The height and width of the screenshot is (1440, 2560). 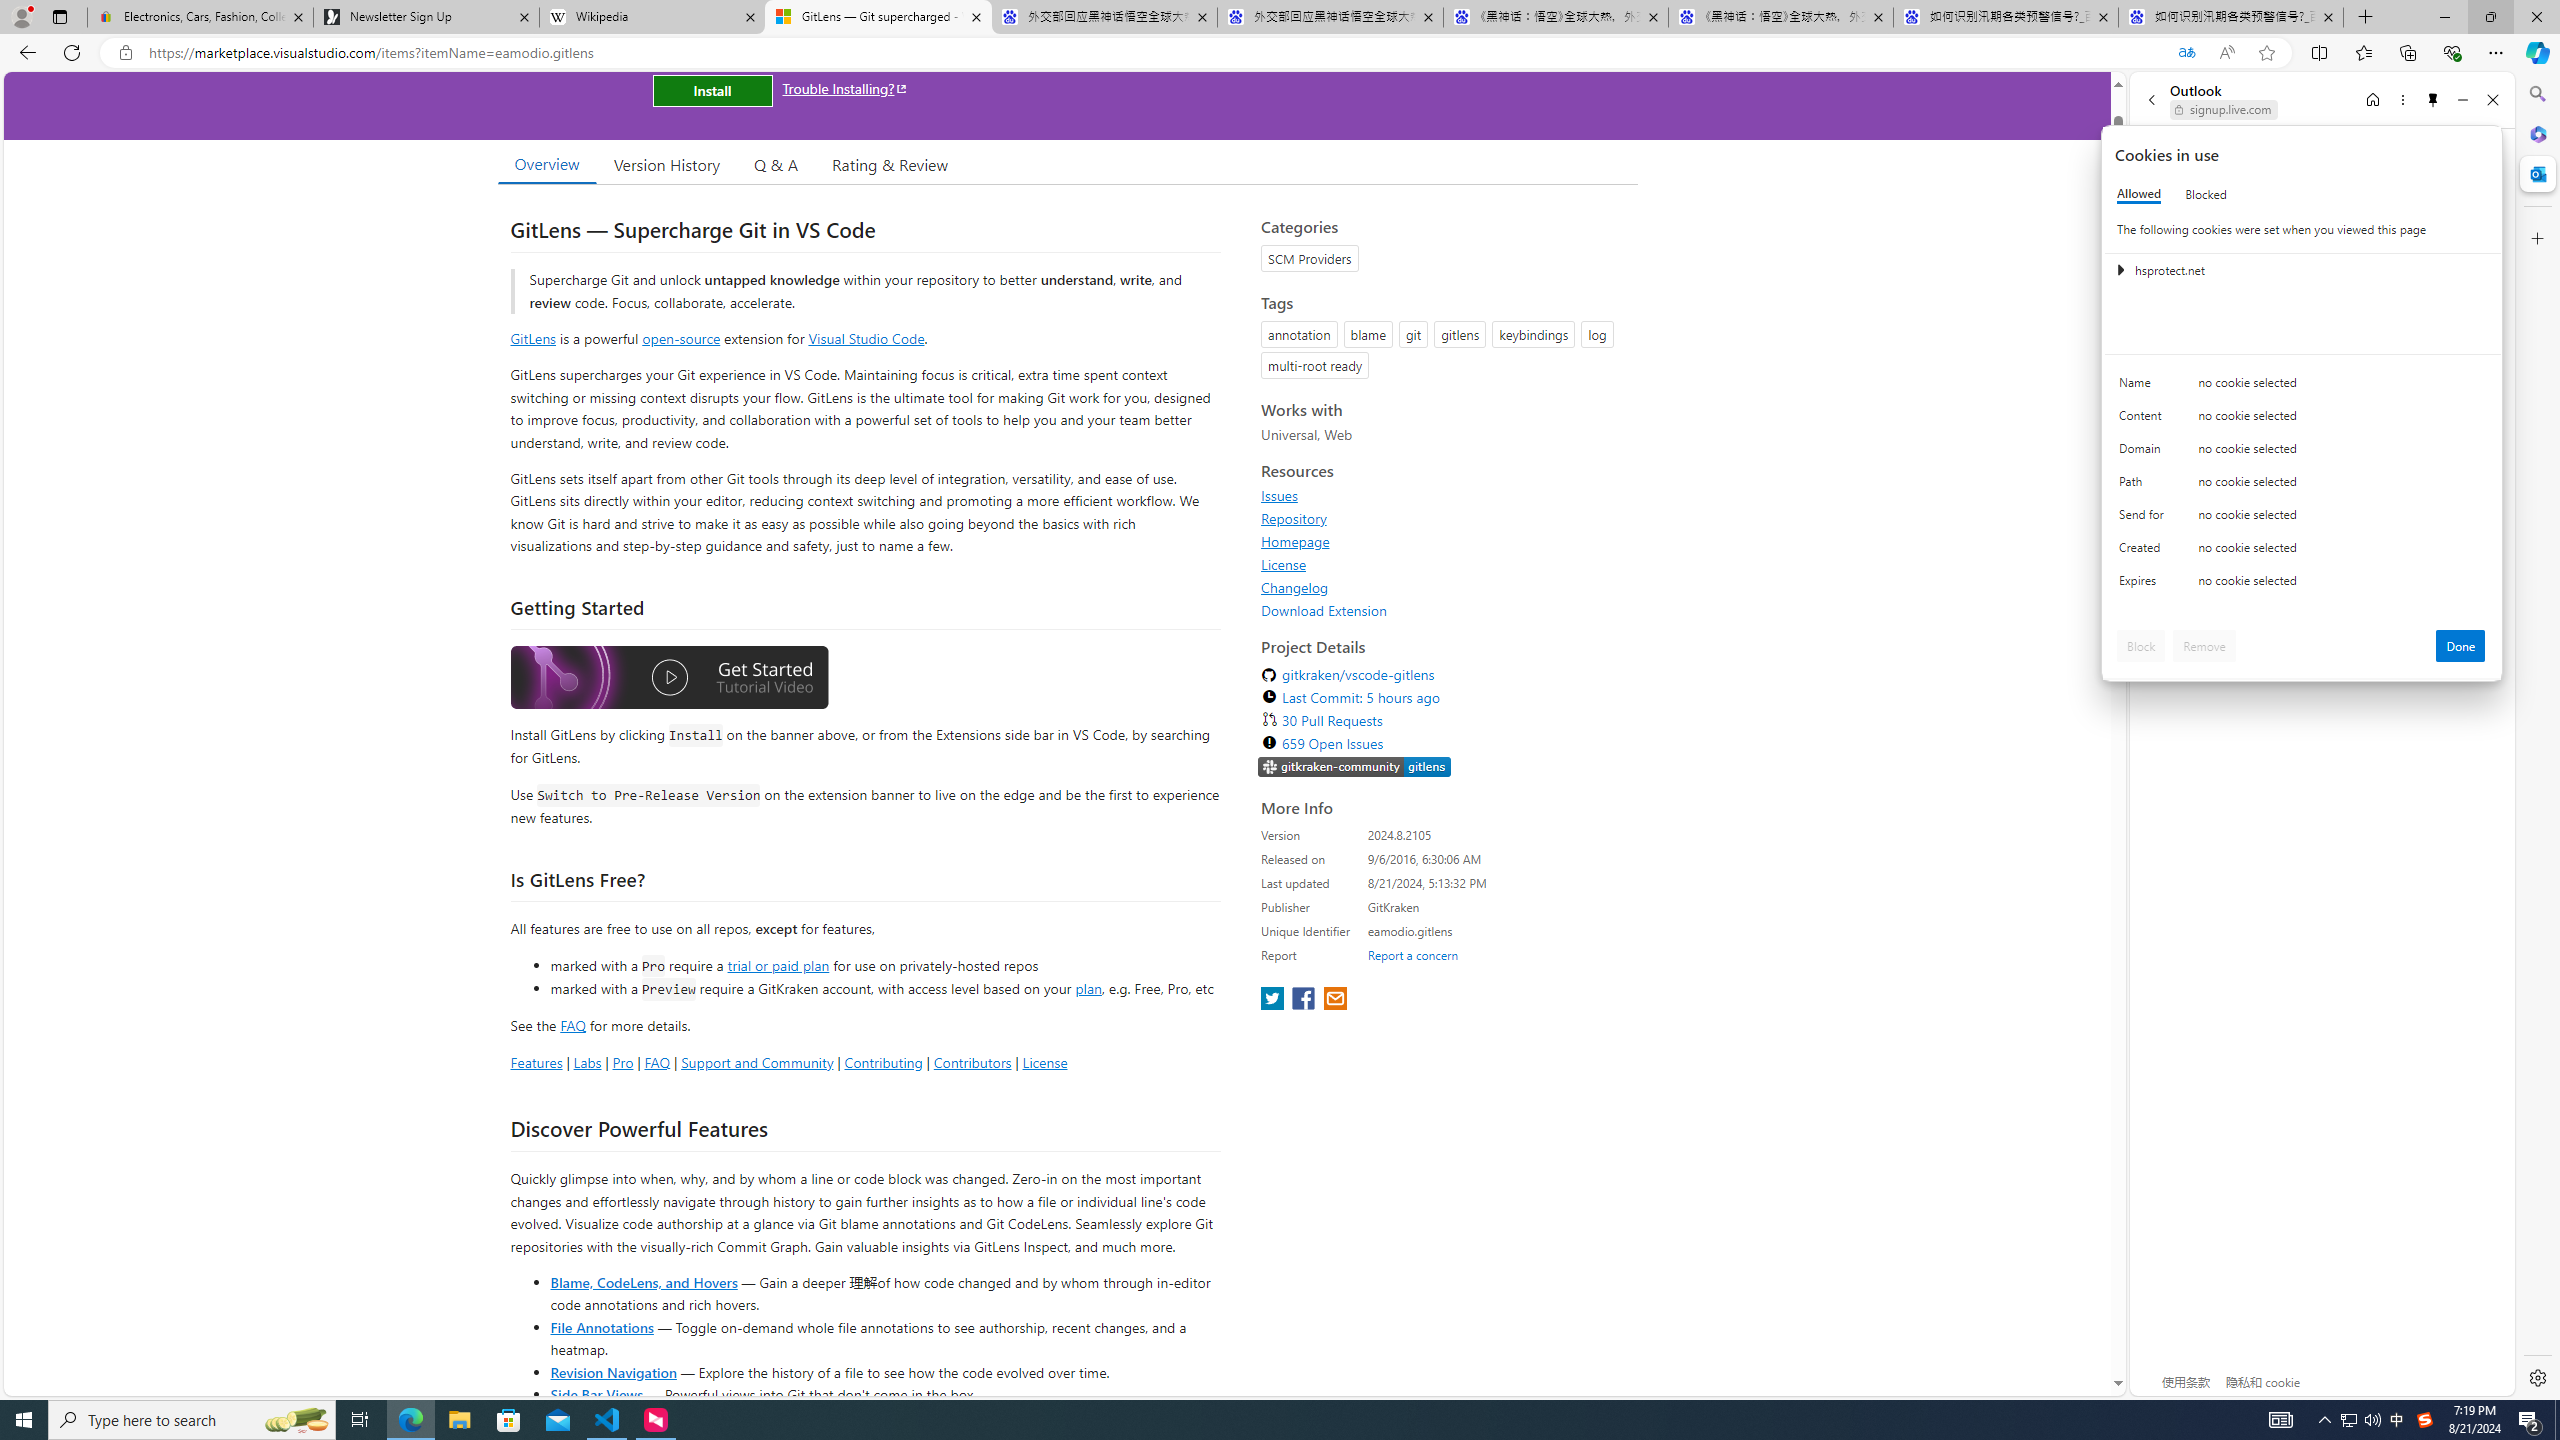 What do you see at coordinates (2144, 420) in the screenshot?
I see `'Content'` at bounding box center [2144, 420].